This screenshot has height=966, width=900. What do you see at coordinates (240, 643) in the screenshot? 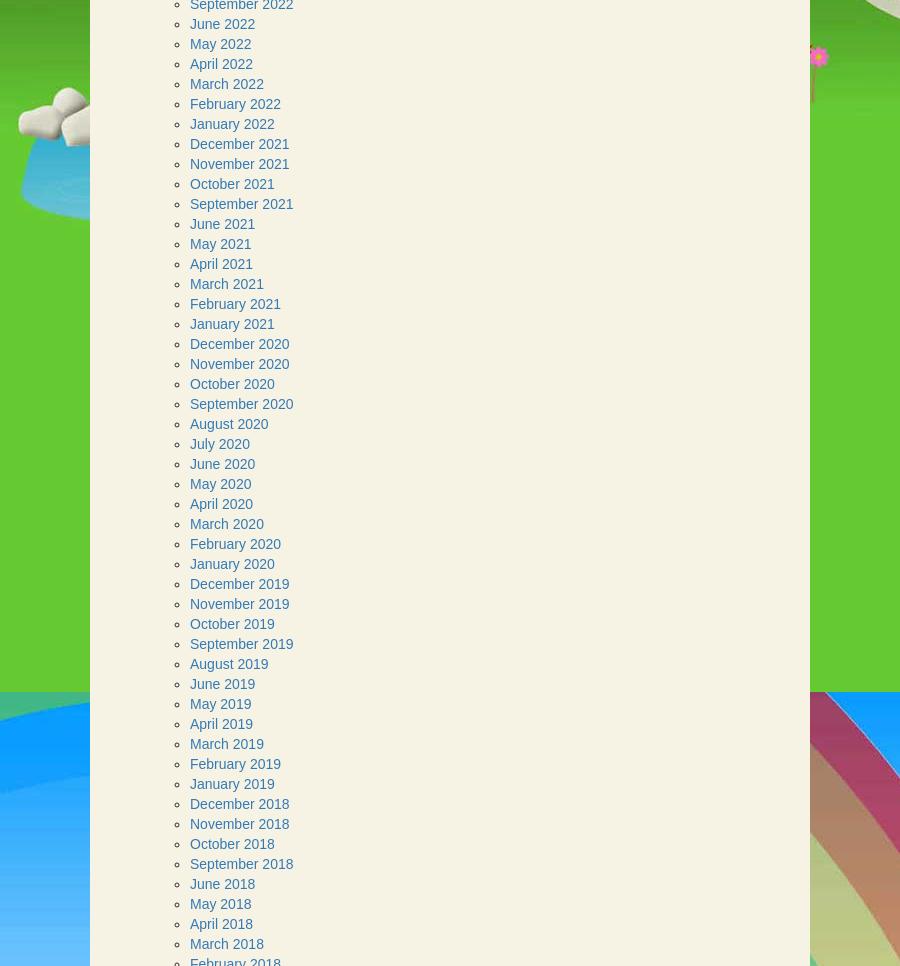
I see `'September 2019'` at bounding box center [240, 643].